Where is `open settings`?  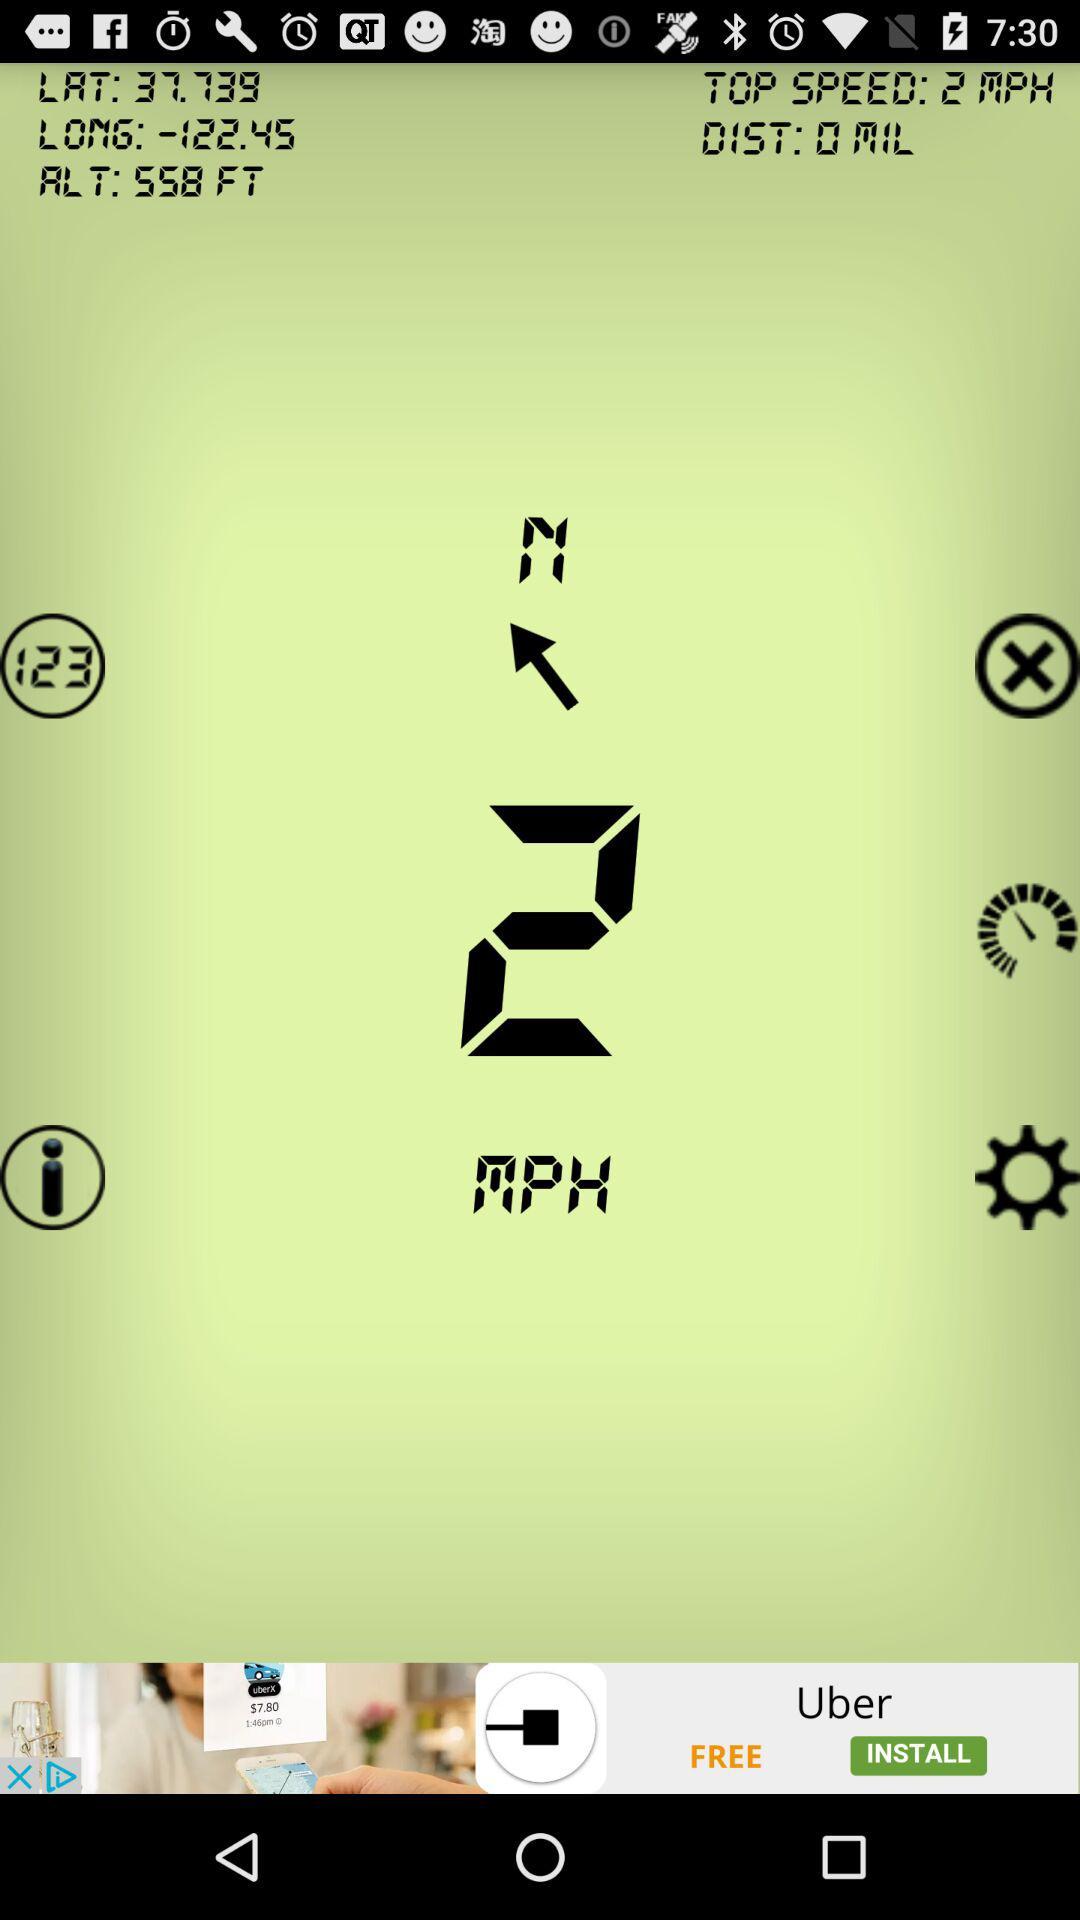
open settings is located at coordinates (1027, 1177).